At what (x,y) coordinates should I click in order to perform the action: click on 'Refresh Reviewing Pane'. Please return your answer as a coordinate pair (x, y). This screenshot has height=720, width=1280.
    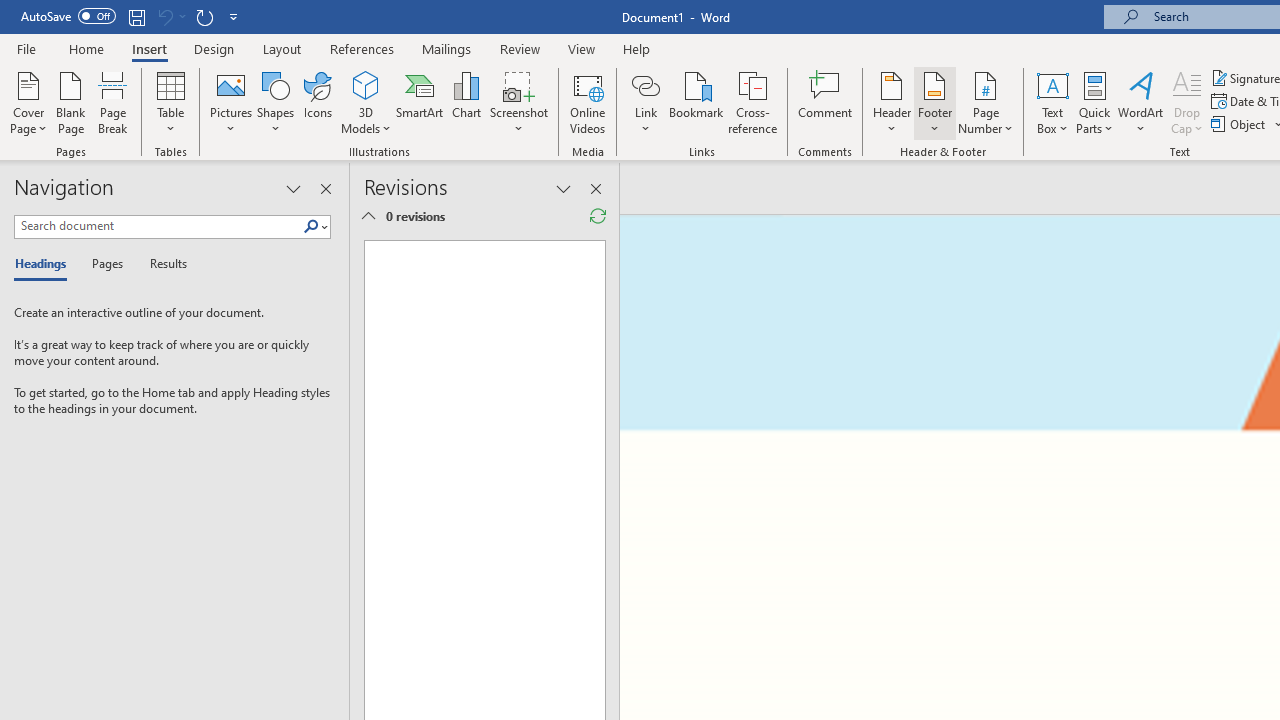
    Looking at the image, I should click on (596, 216).